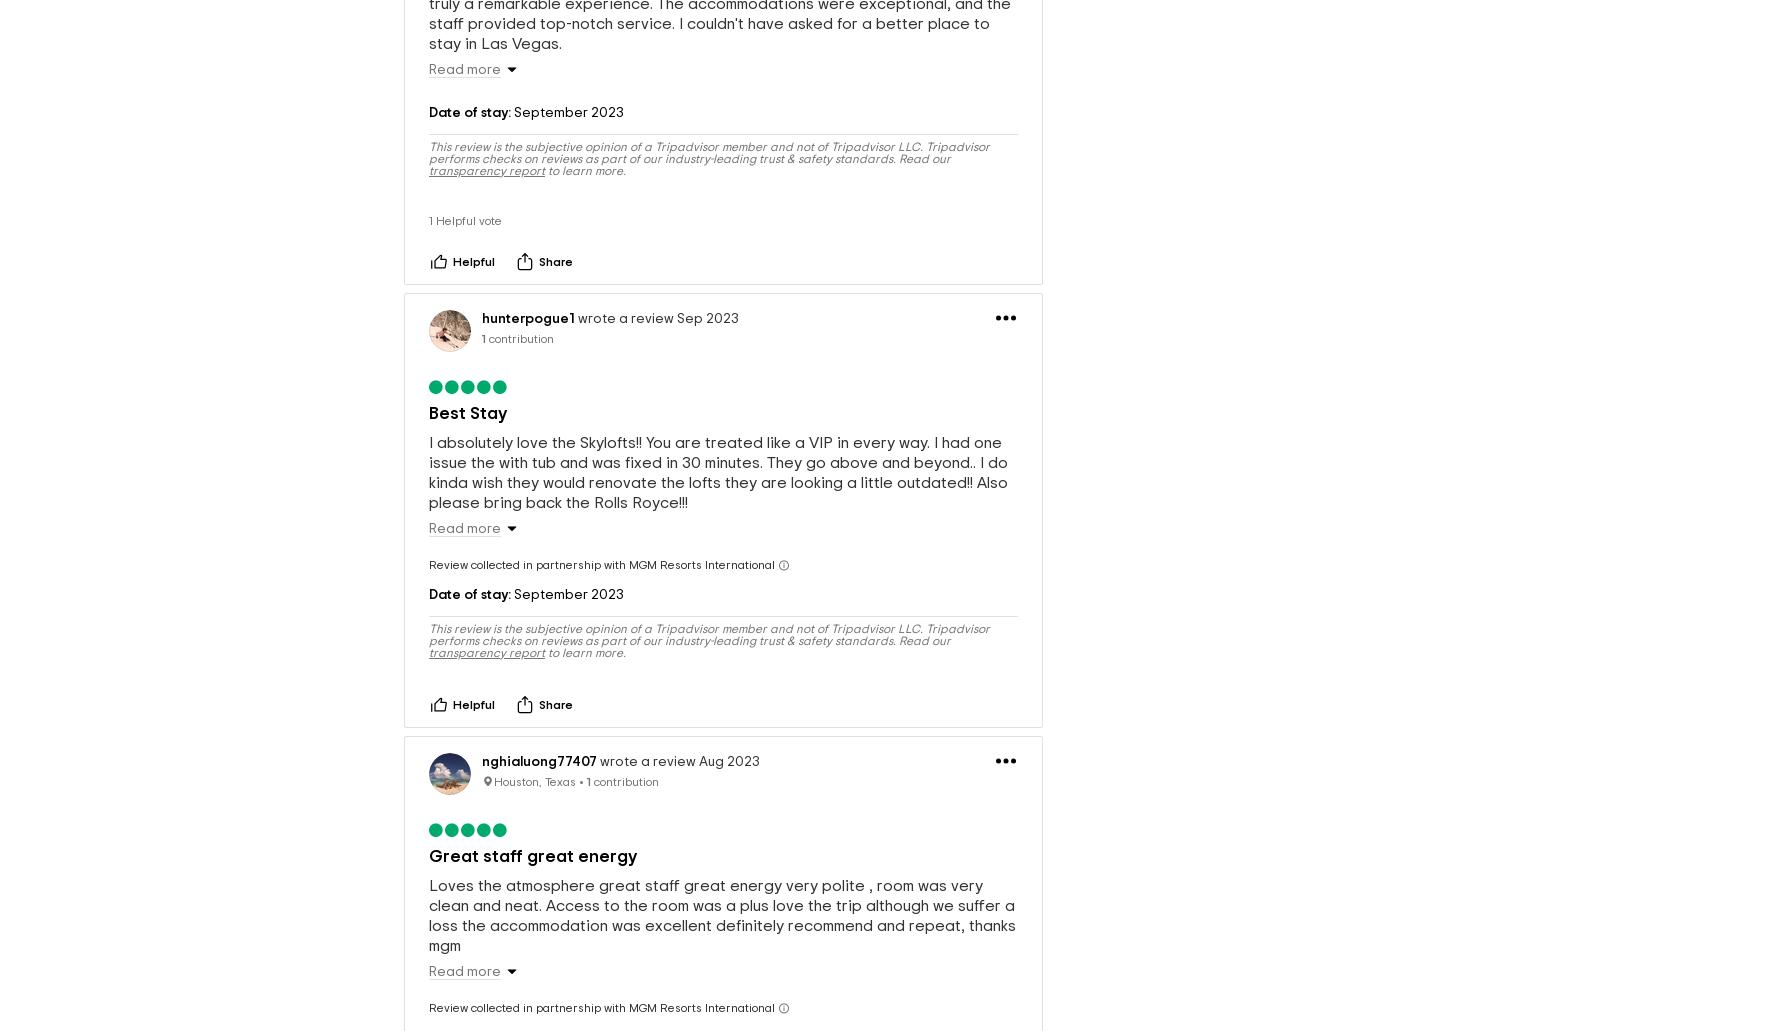 The image size is (1776, 1031). What do you see at coordinates (678, 728) in the screenshot?
I see `'wrote a review Aug 2023'` at bounding box center [678, 728].